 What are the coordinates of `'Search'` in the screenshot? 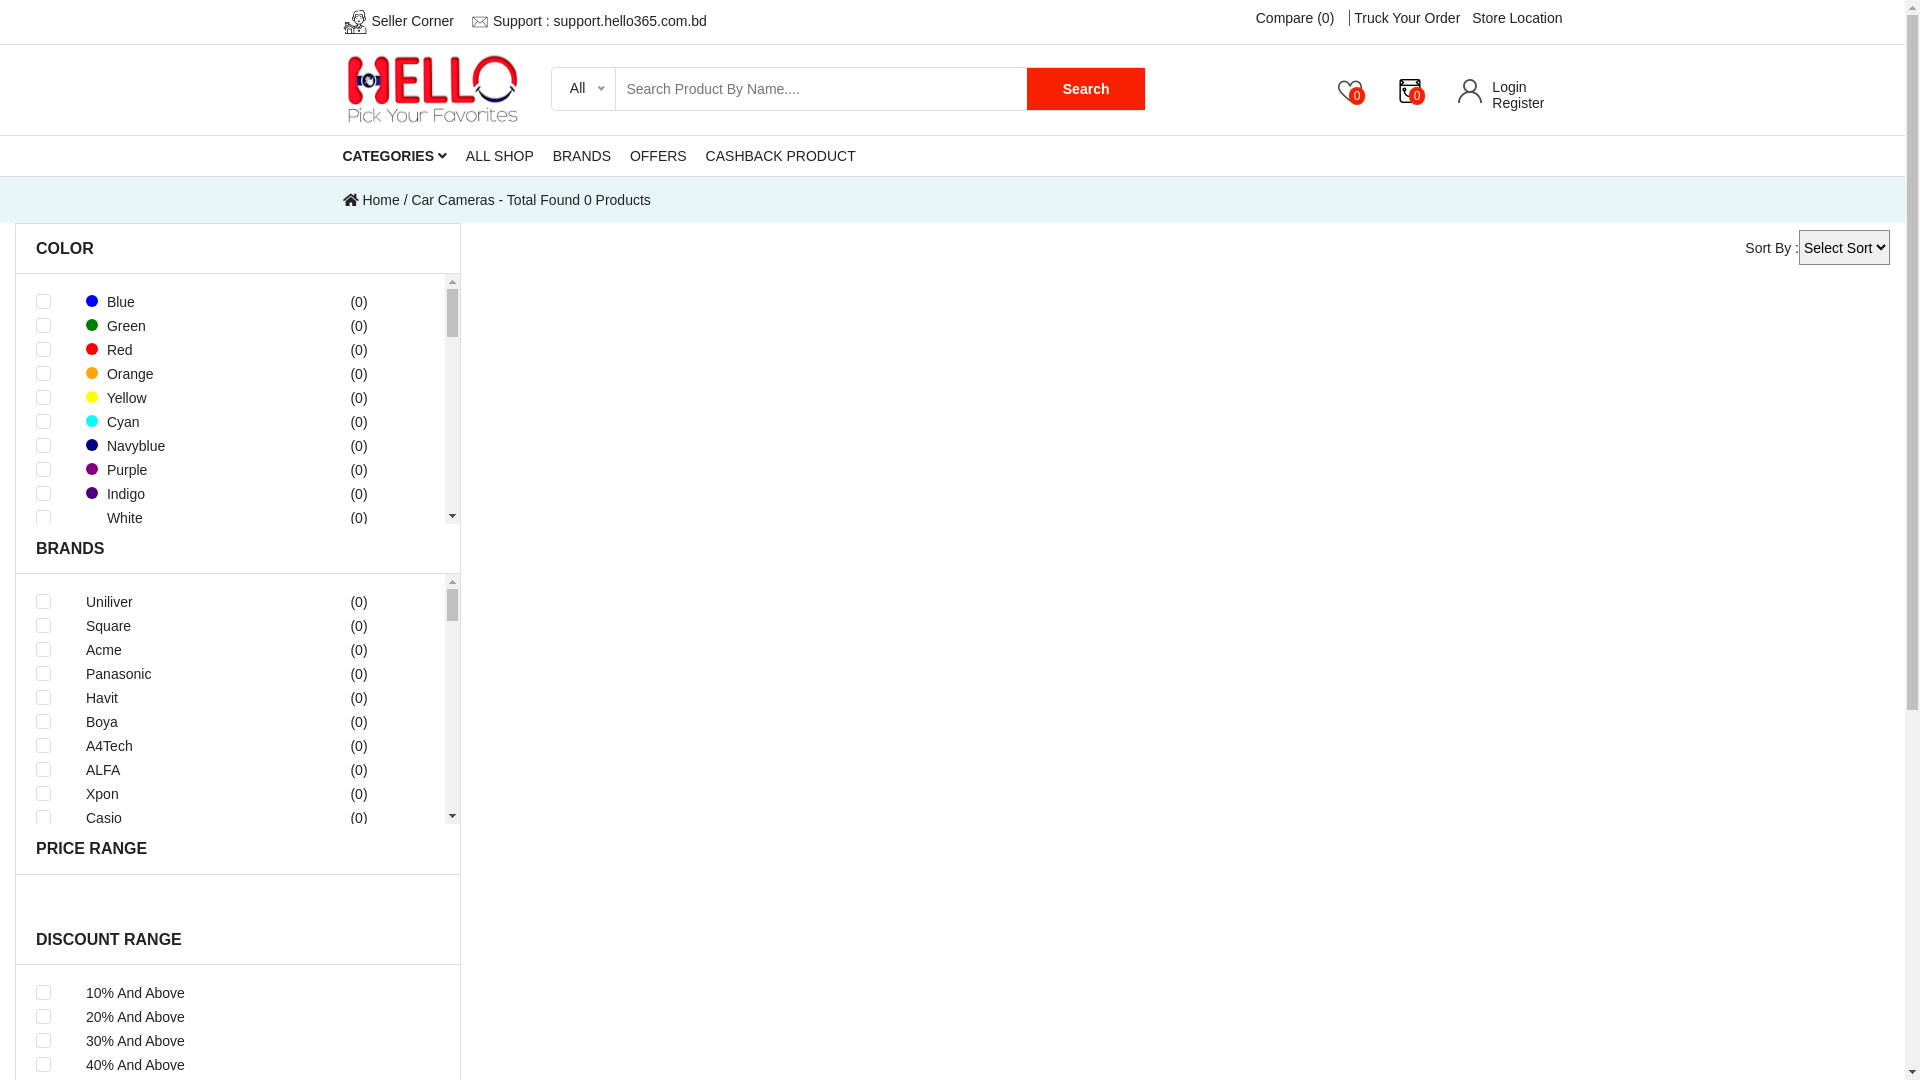 It's located at (1027, 87).